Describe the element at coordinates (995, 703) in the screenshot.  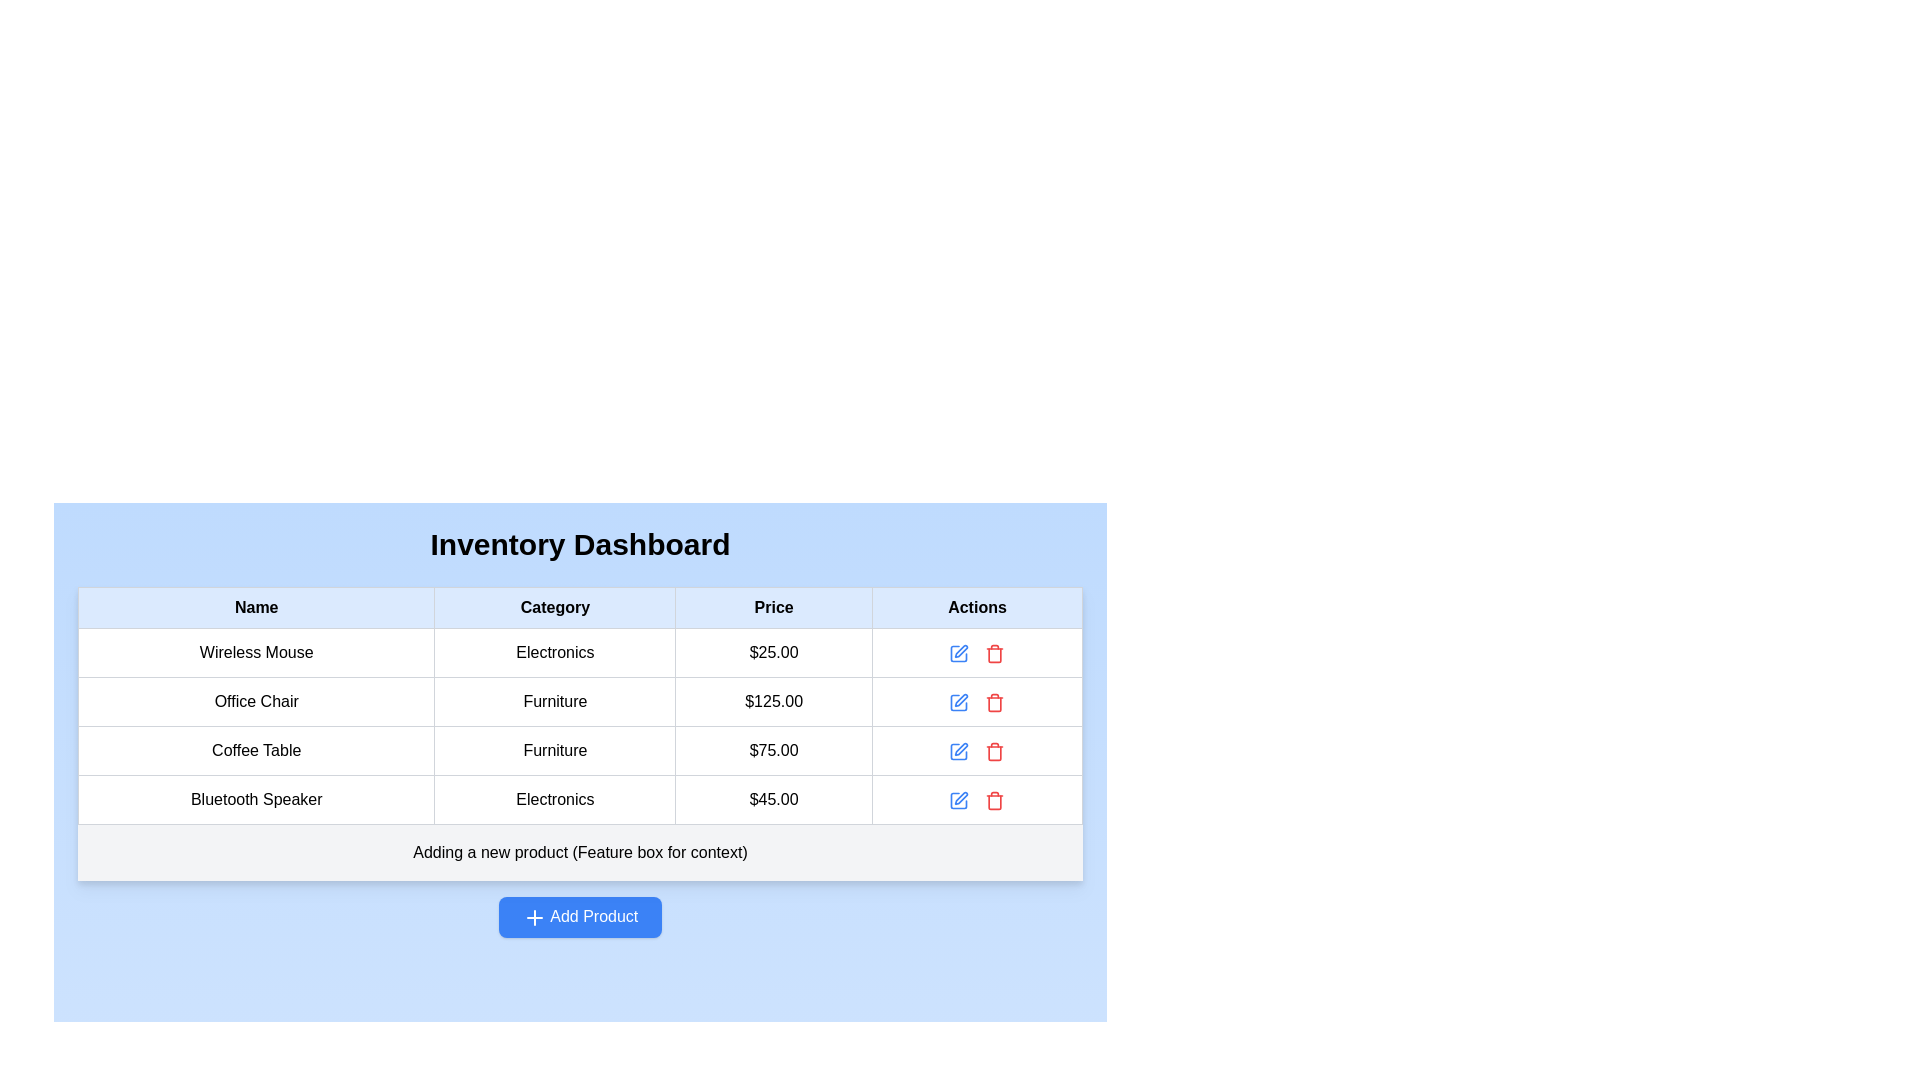
I see `the trash icon in the 'Actions' column` at that location.